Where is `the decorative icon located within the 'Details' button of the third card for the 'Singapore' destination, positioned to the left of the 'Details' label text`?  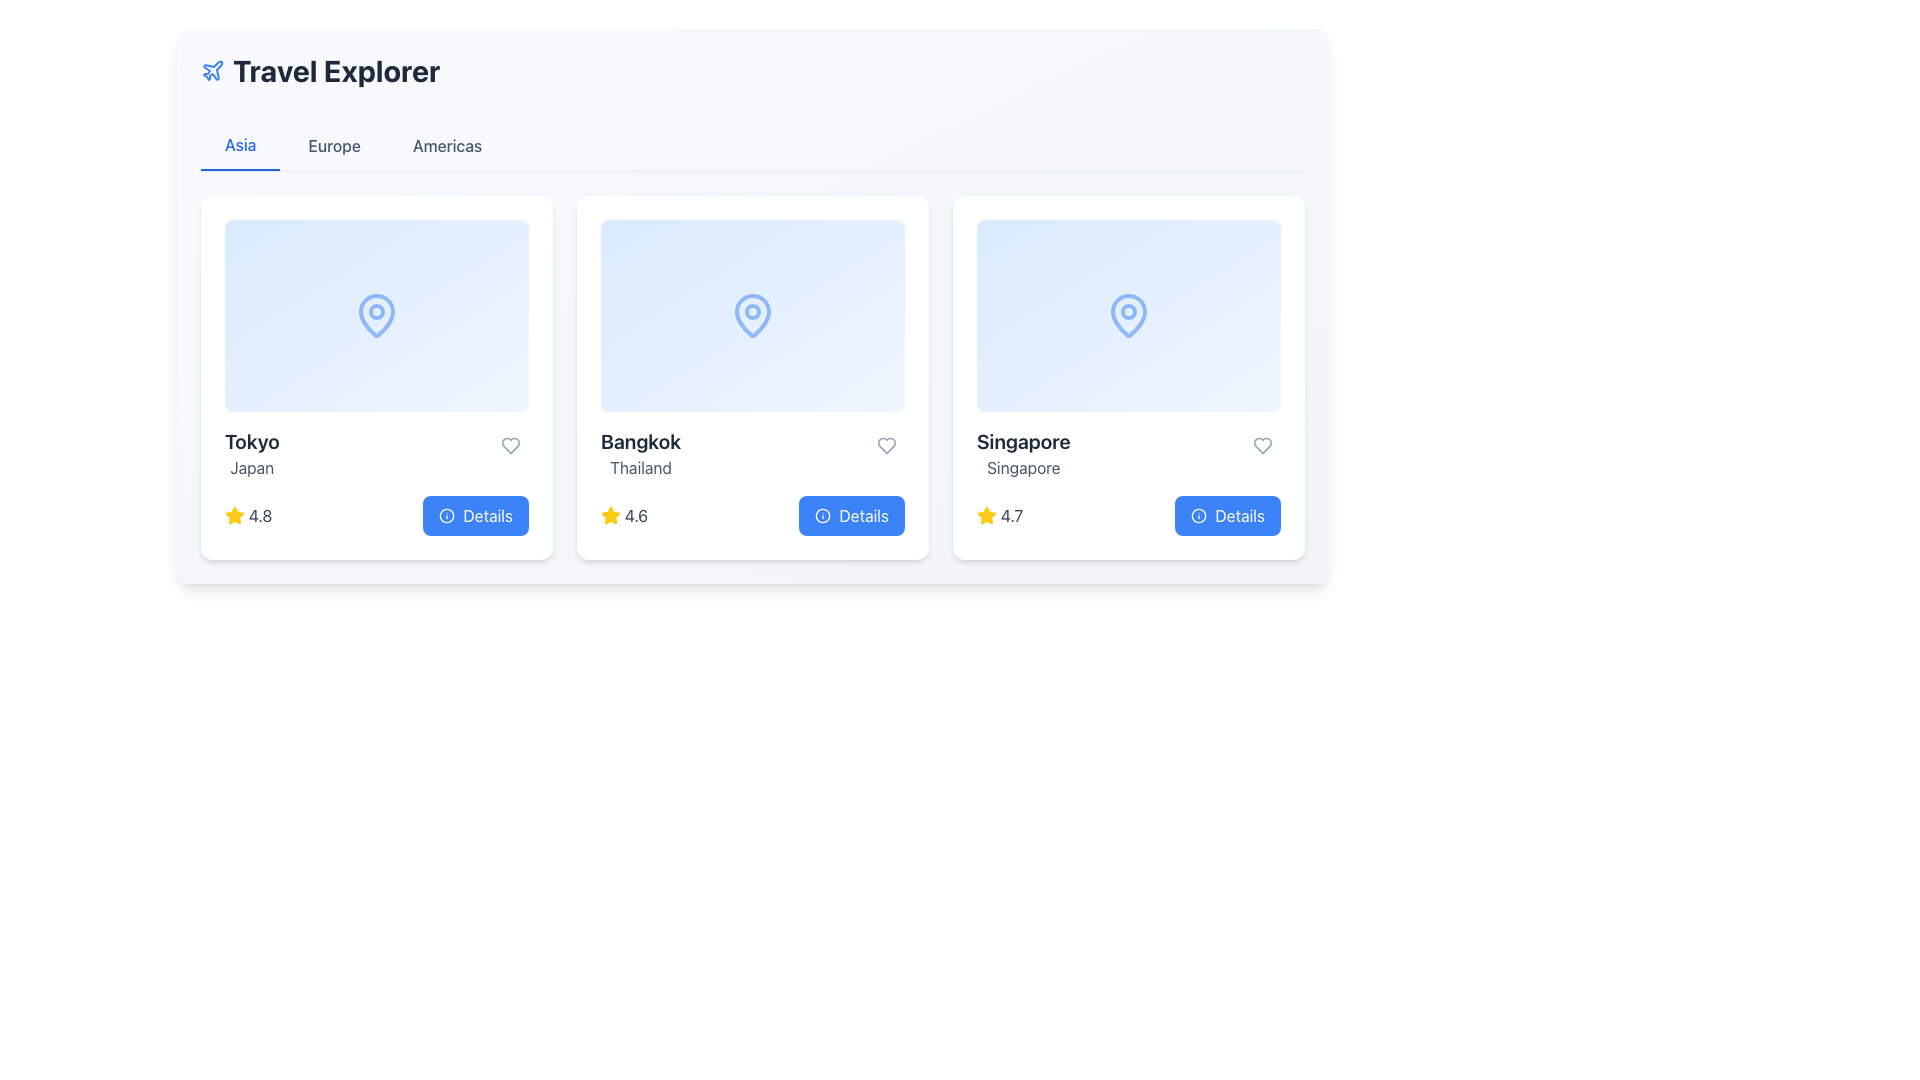
the decorative icon located within the 'Details' button of the third card for the 'Singapore' destination, positioned to the left of the 'Details' label text is located at coordinates (1199, 515).